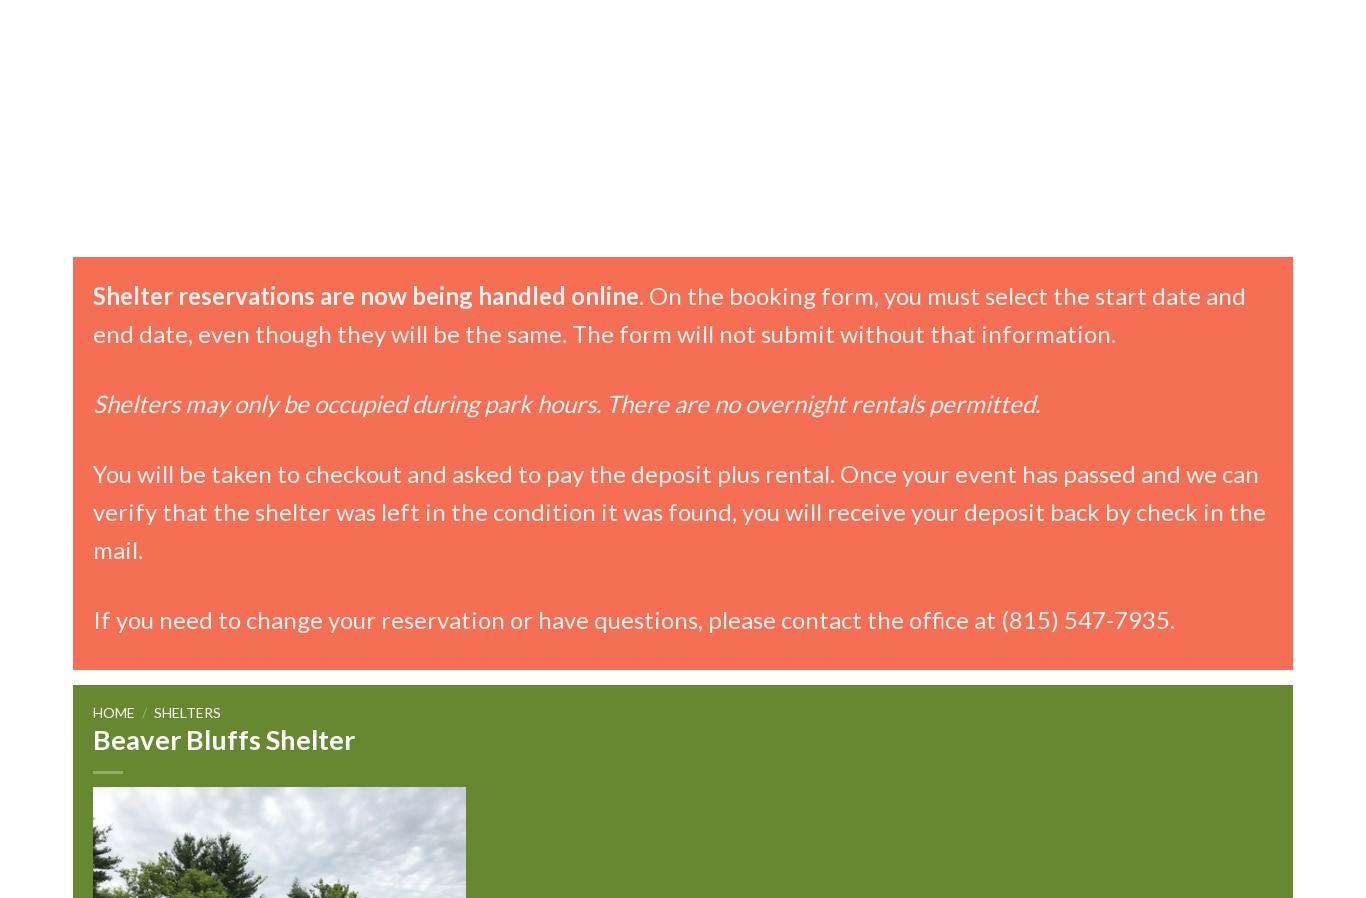  Describe the element at coordinates (519, 281) in the screenshot. I see `'Prescribed Burn Season Schedule'` at that location.